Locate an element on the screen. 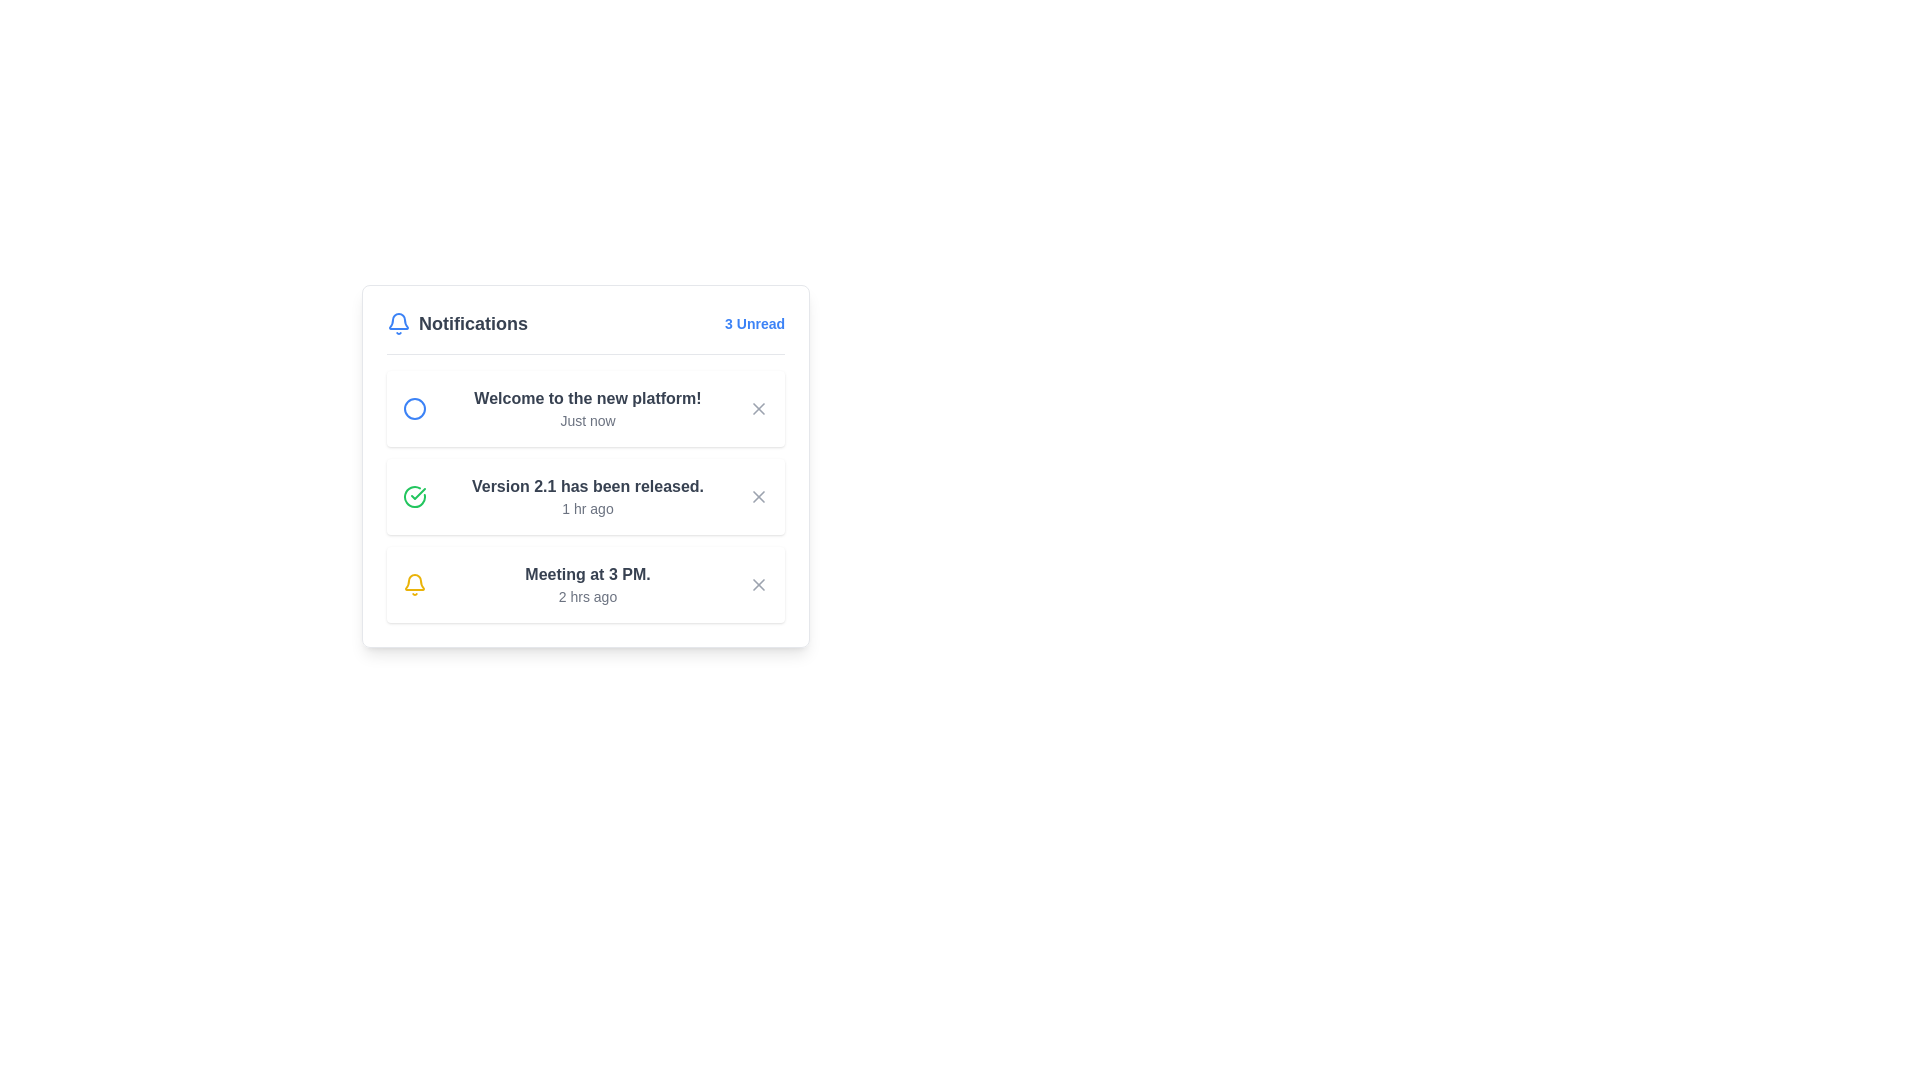  the close button ('X' mark) located at the top-right side of the first notification message is located at coordinates (757, 407).